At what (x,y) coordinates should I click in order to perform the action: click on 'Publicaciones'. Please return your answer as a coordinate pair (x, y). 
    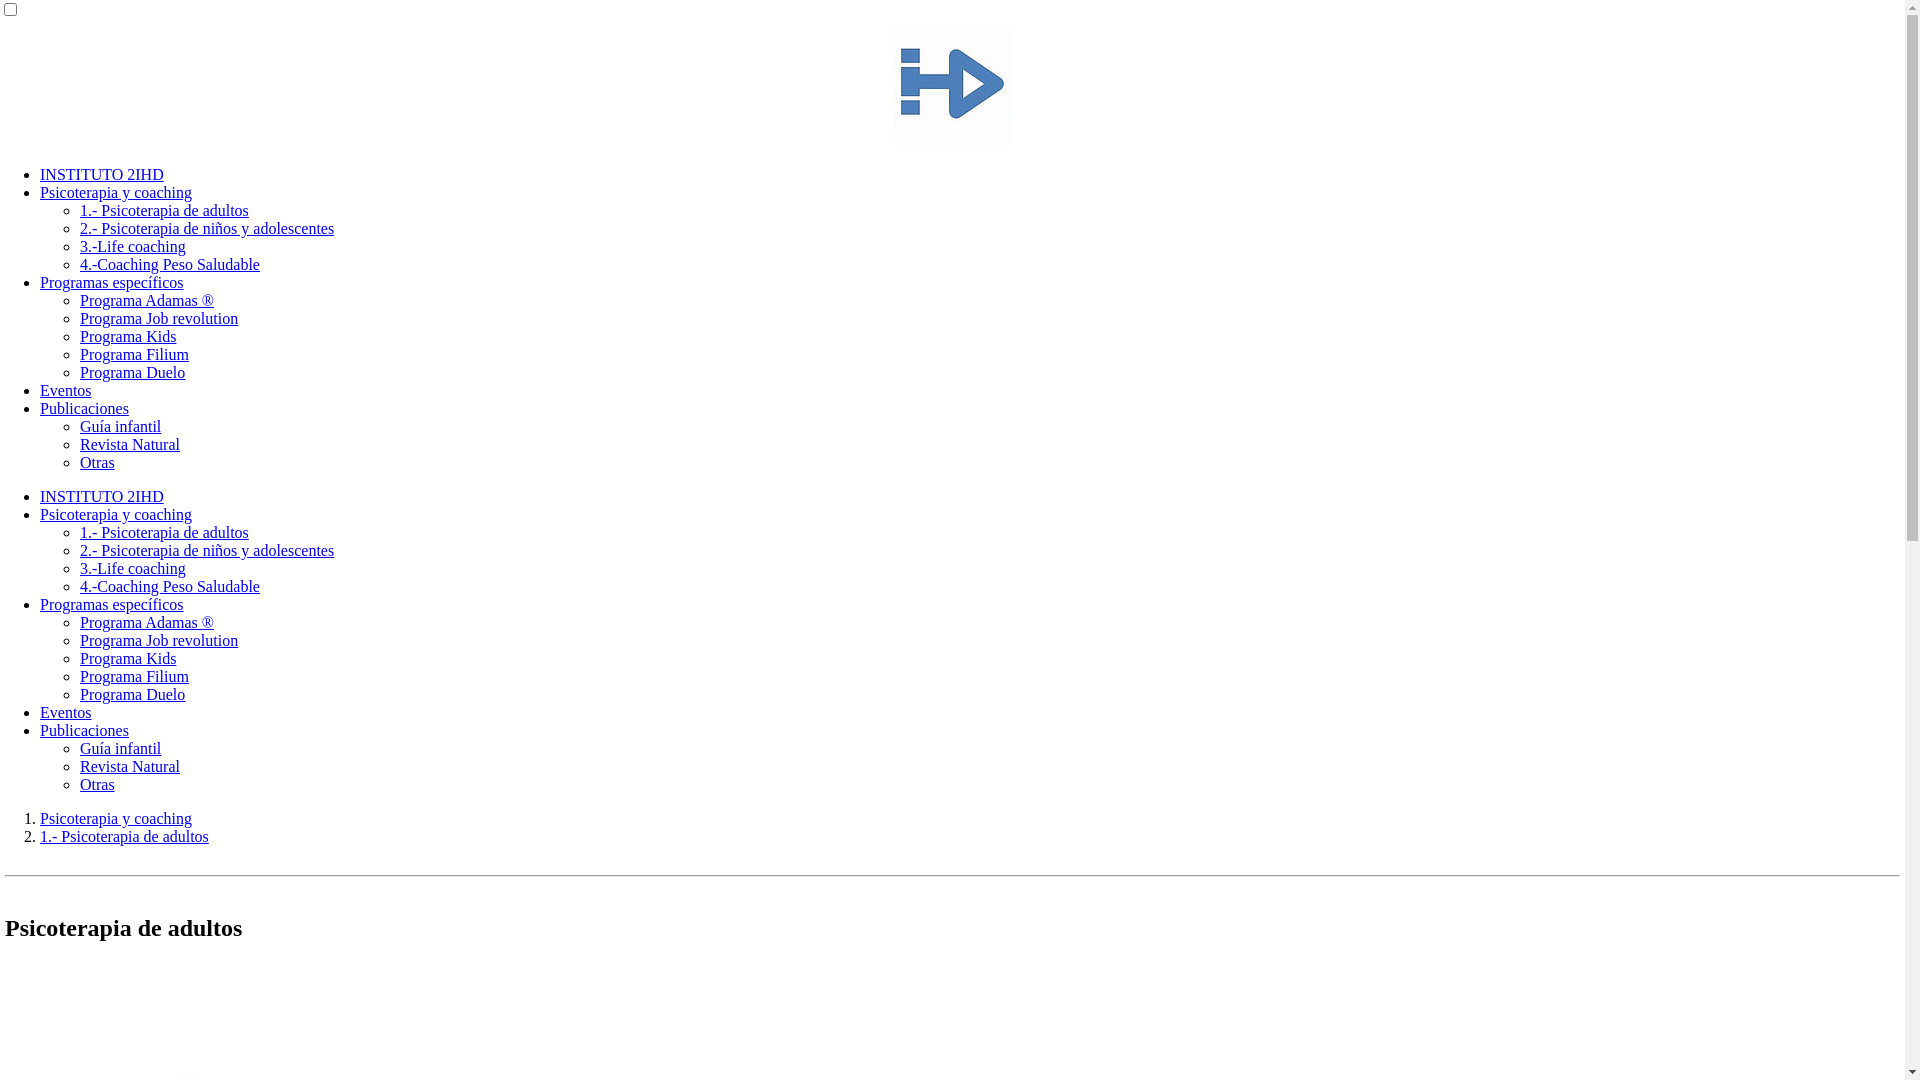
    Looking at the image, I should click on (83, 407).